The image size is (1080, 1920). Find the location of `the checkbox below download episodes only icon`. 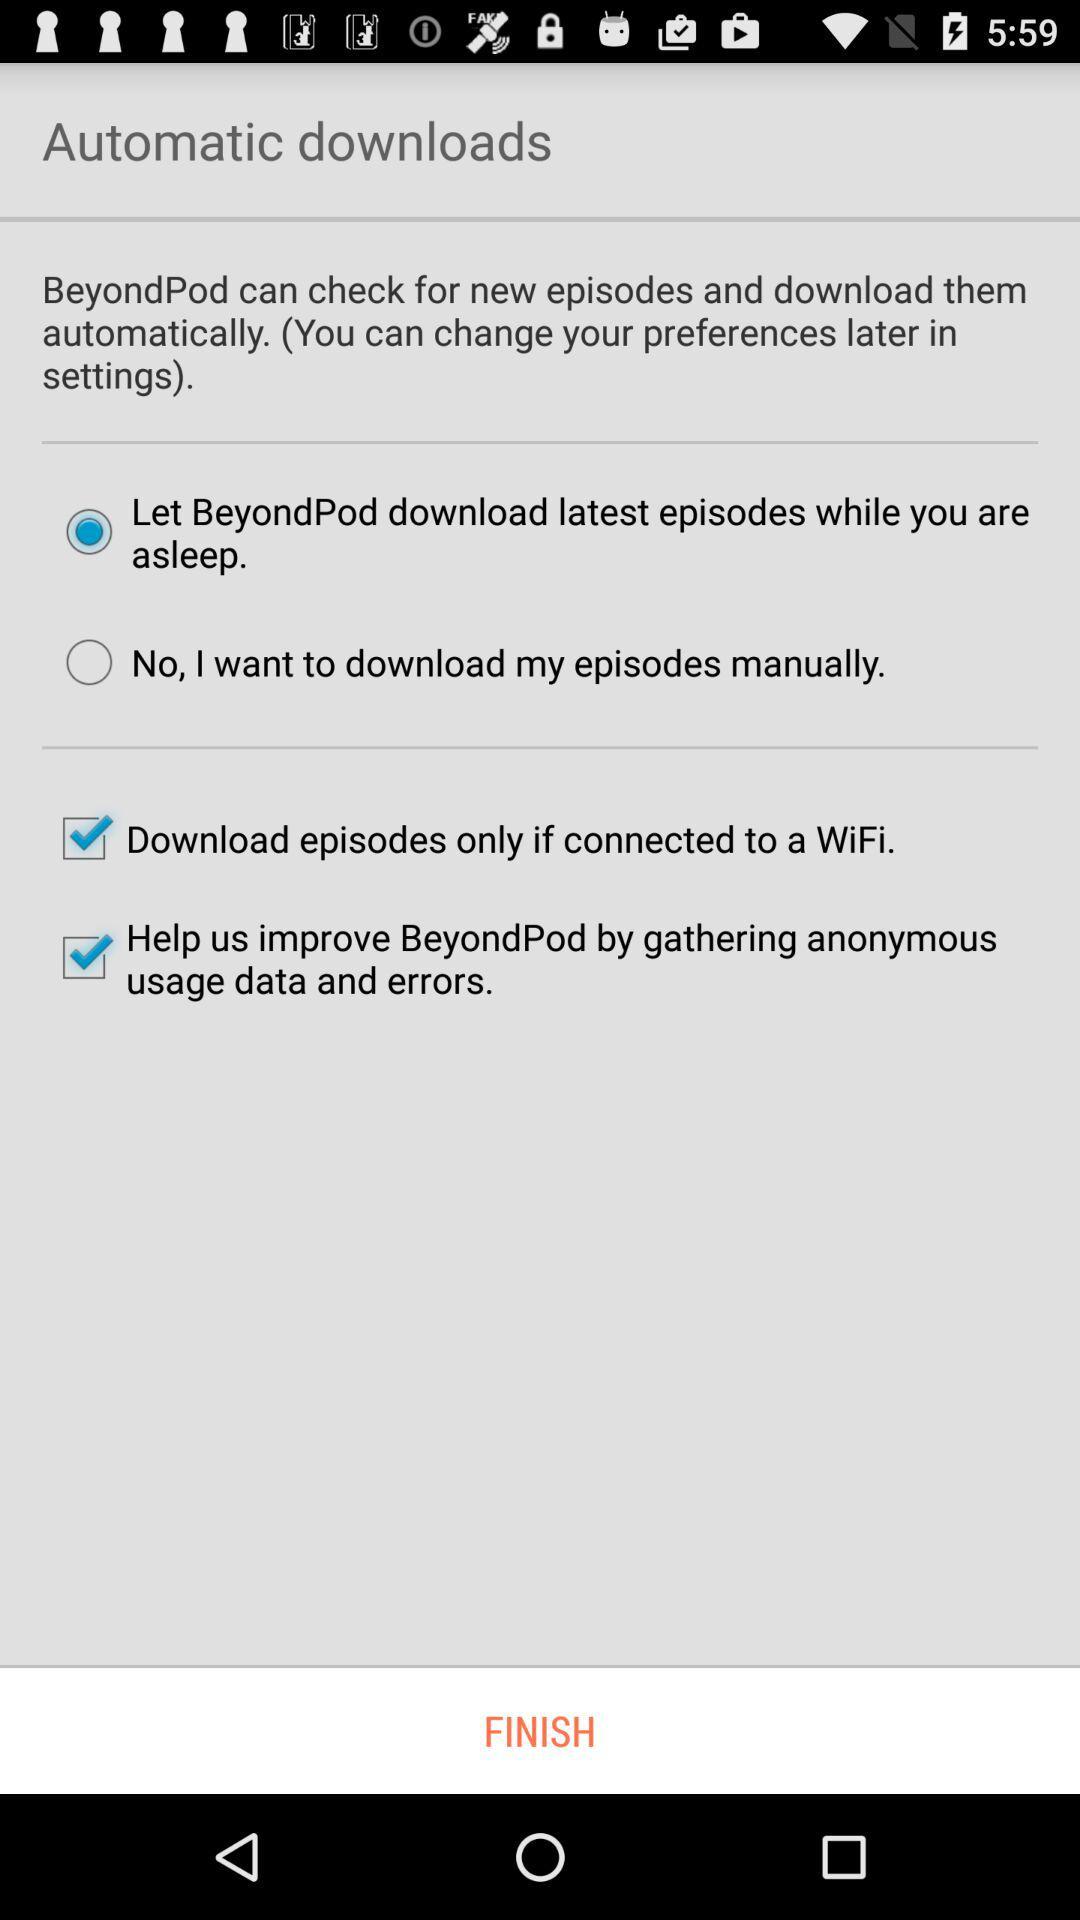

the checkbox below download episodes only icon is located at coordinates (540, 957).